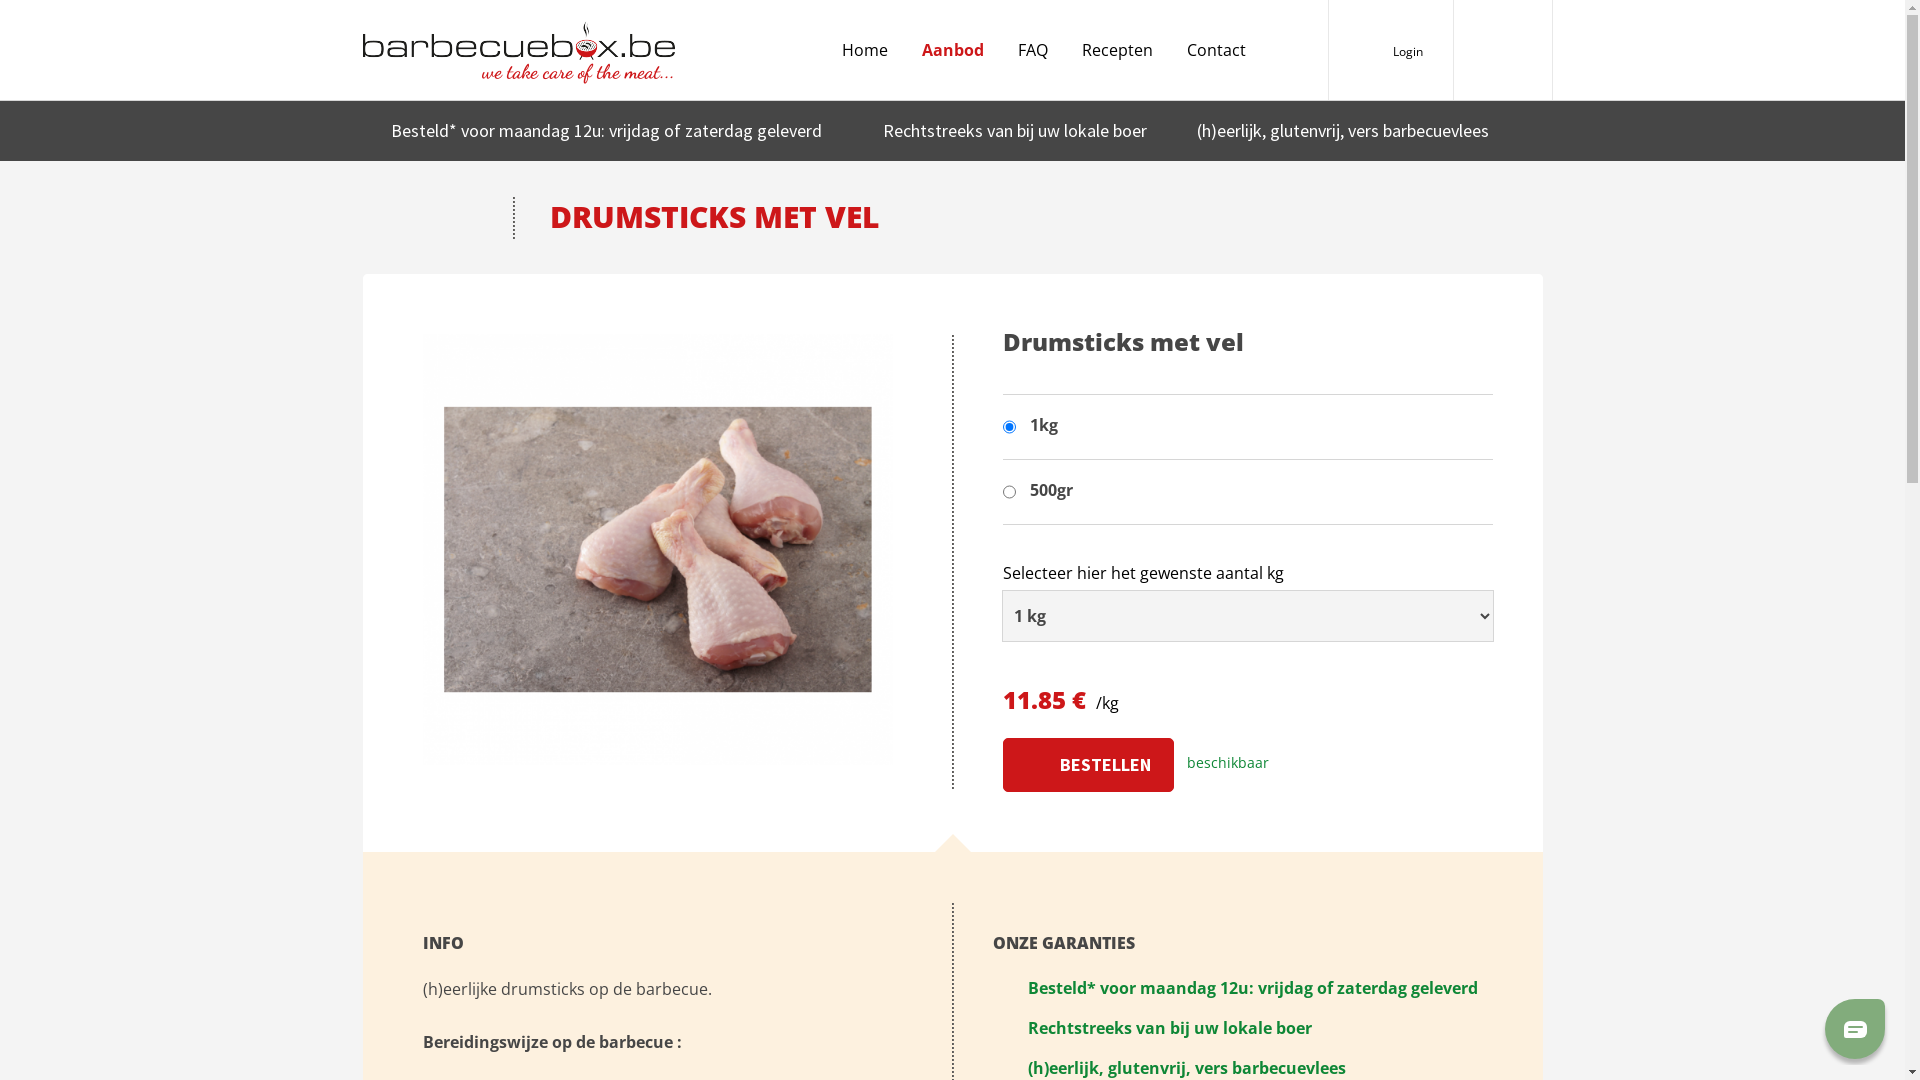  What do you see at coordinates (1502, 49) in the screenshot?
I see `'Barbecuebox'` at bounding box center [1502, 49].